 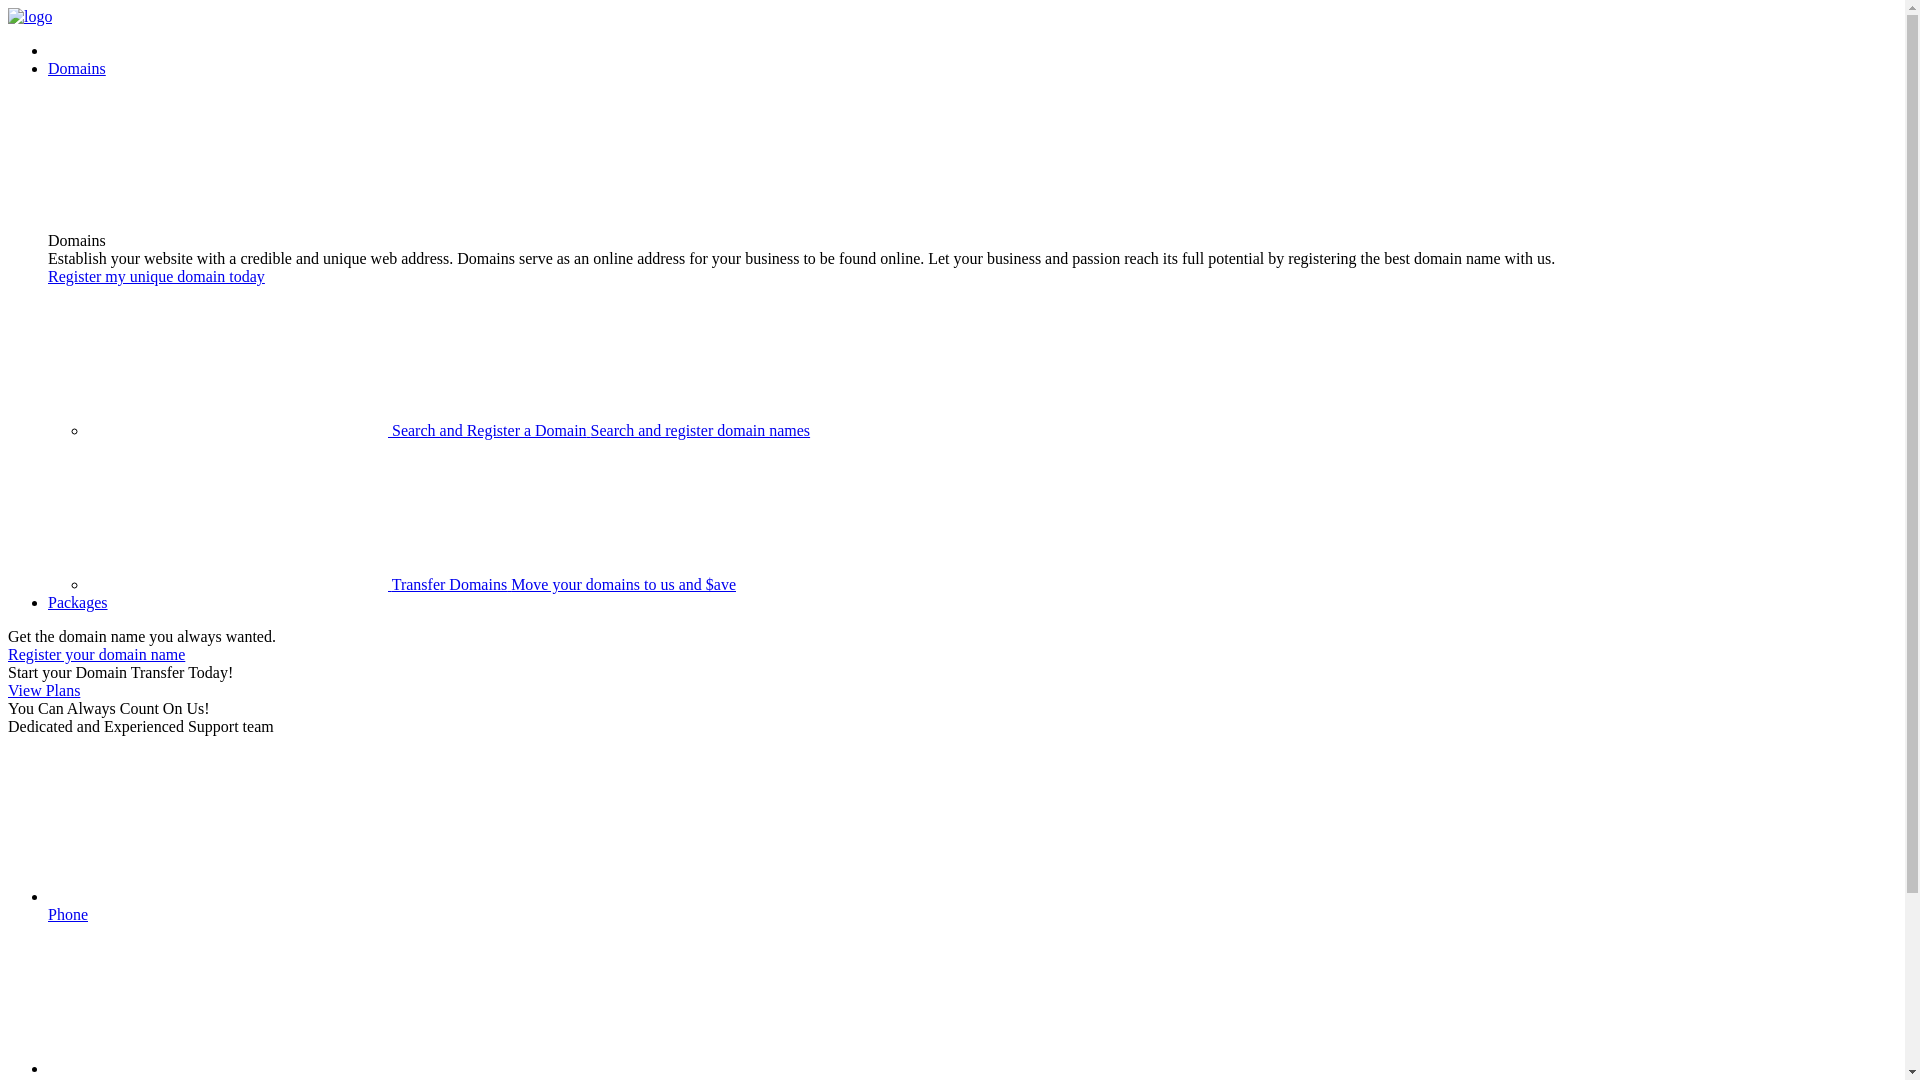 What do you see at coordinates (972, 837) in the screenshot?
I see `'Phone'` at bounding box center [972, 837].